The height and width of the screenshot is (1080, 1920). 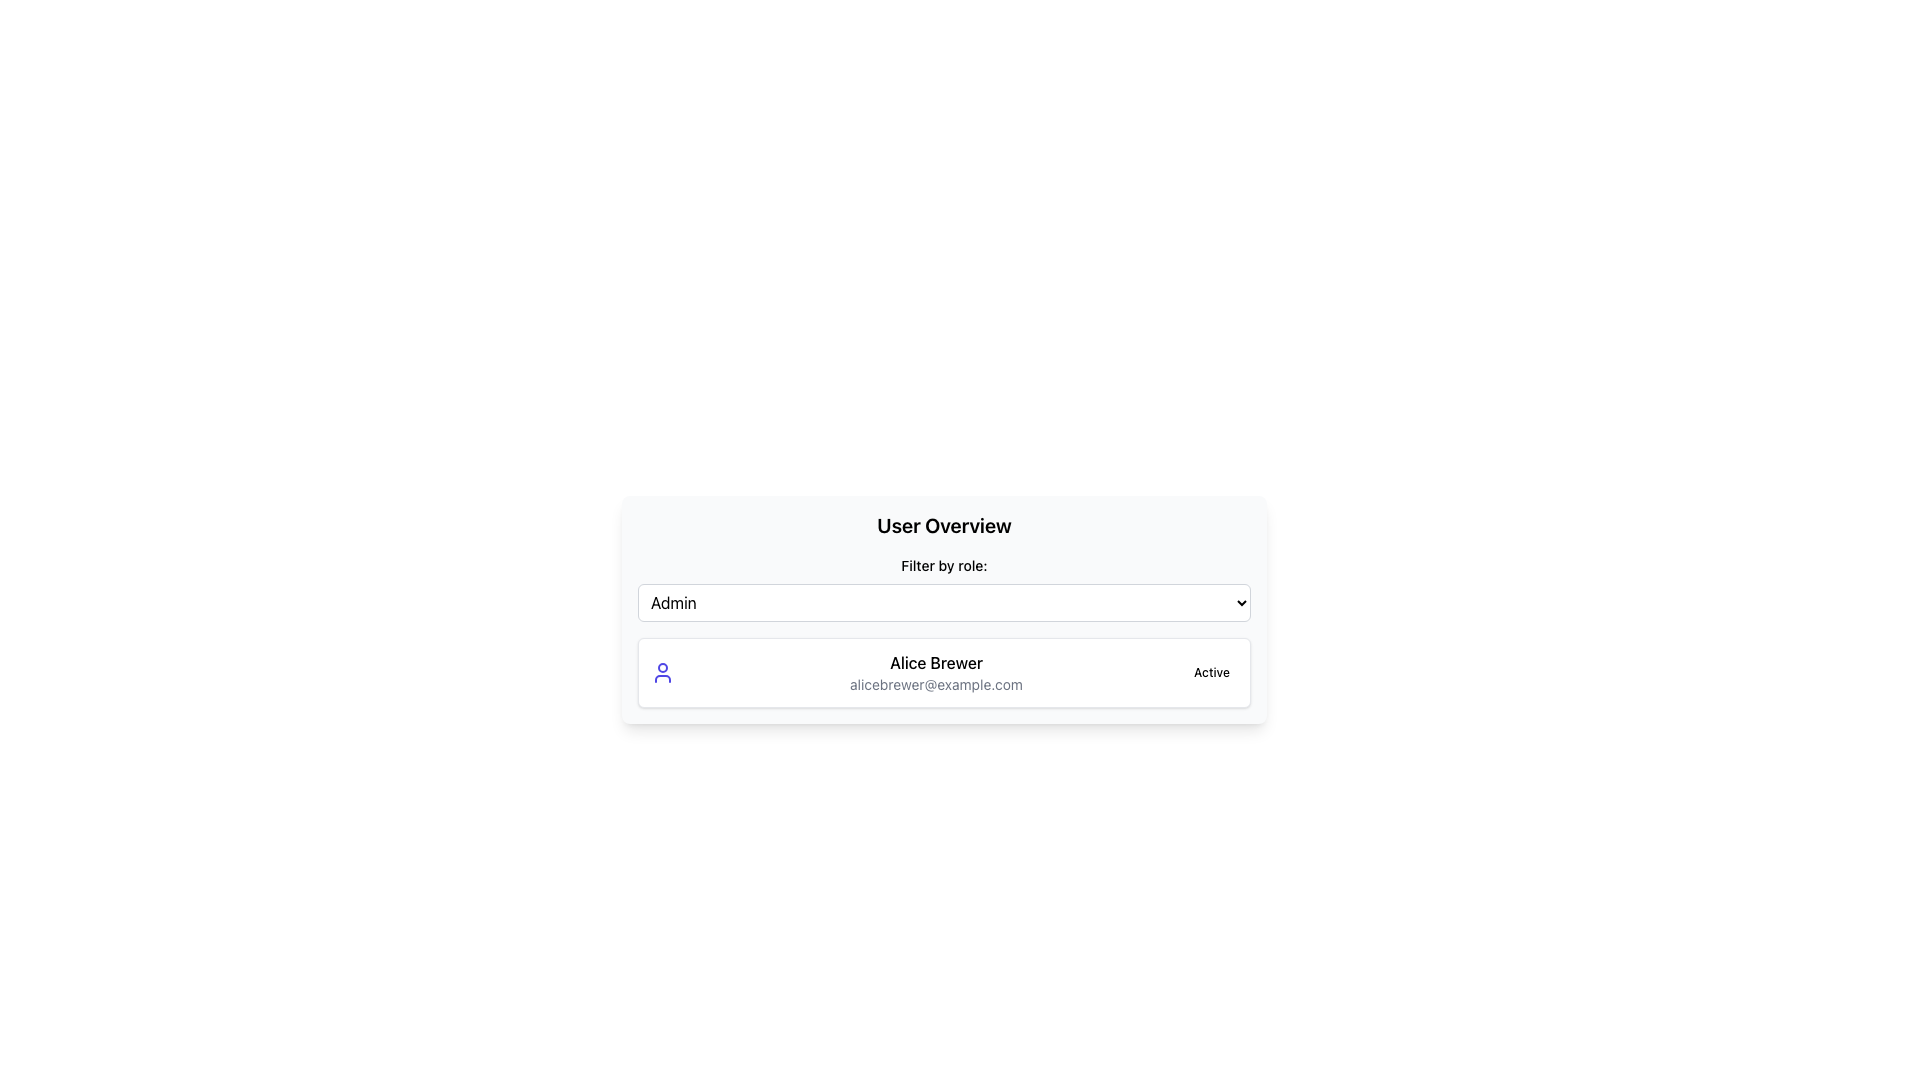 What do you see at coordinates (662, 672) in the screenshot?
I see `user profile icon, which is an SVG element styled with a blue stroke, located to the left of the user's name 'Alice Brewer' and email 'alicebrewer@example.com'` at bounding box center [662, 672].